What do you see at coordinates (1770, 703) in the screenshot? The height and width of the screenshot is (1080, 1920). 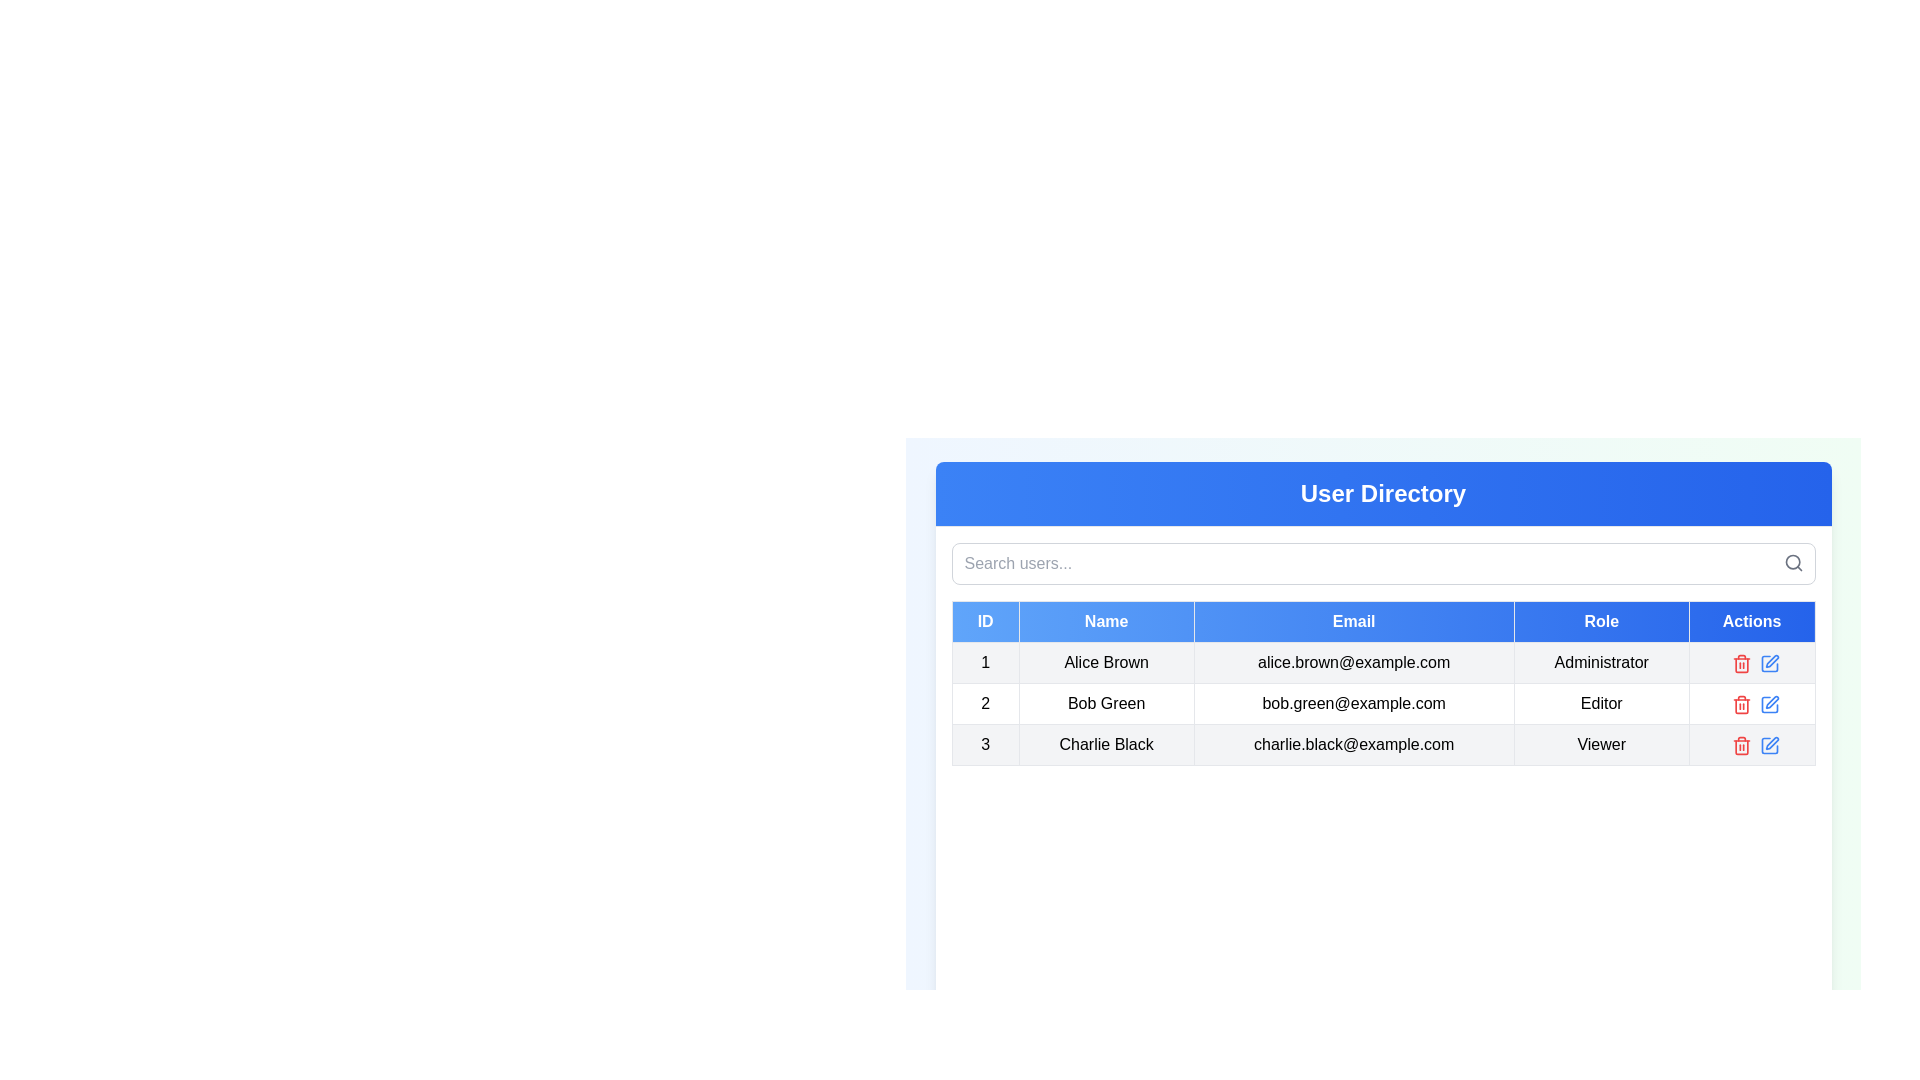 I see `the edit icon button located in the third column labeled 'Actions' of the second row` at bounding box center [1770, 703].